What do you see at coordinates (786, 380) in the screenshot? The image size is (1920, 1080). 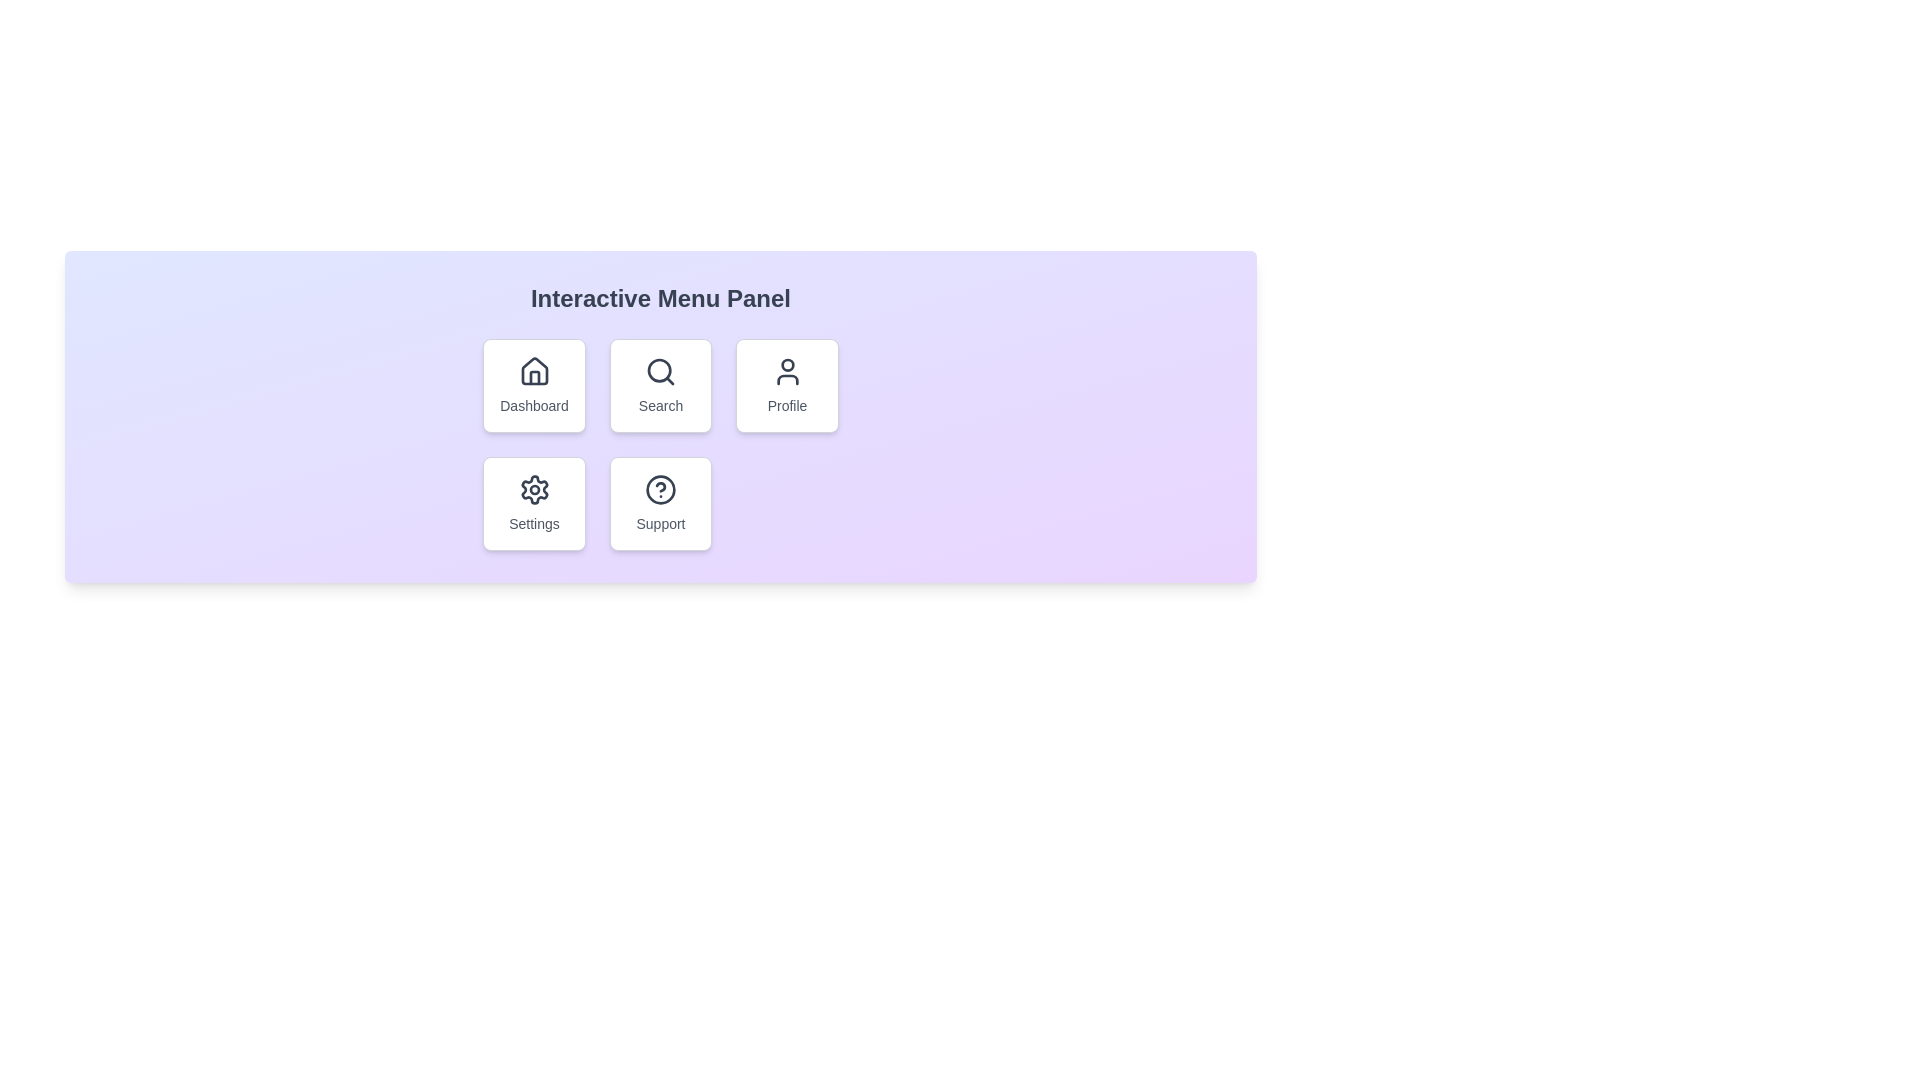 I see `the visual representation of the bottom stroke of the user profile icon, which is a curved line on a light purple background in the menu panel` at bounding box center [786, 380].